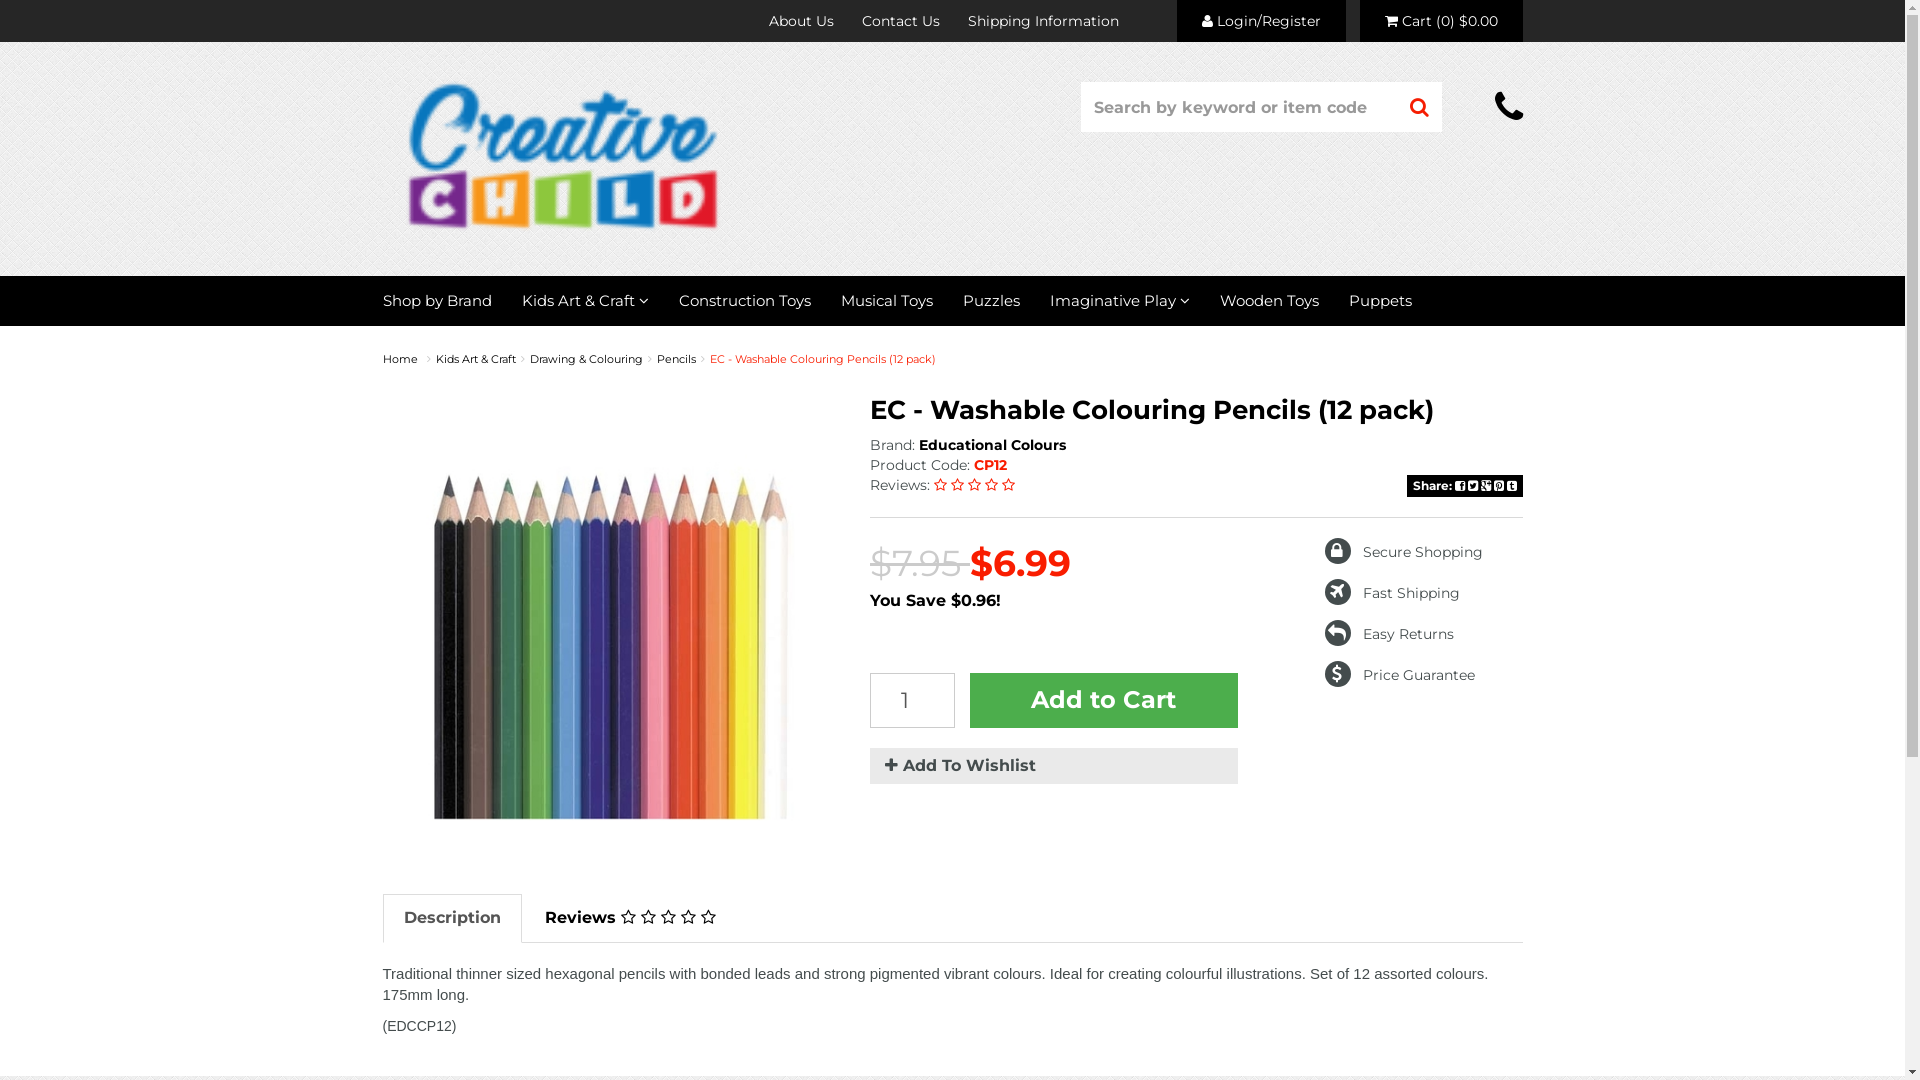  What do you see at coordinates (1117, 300) in the screenshot?
I see `'Imaginative Play'` at bounding box center [1117, 300].